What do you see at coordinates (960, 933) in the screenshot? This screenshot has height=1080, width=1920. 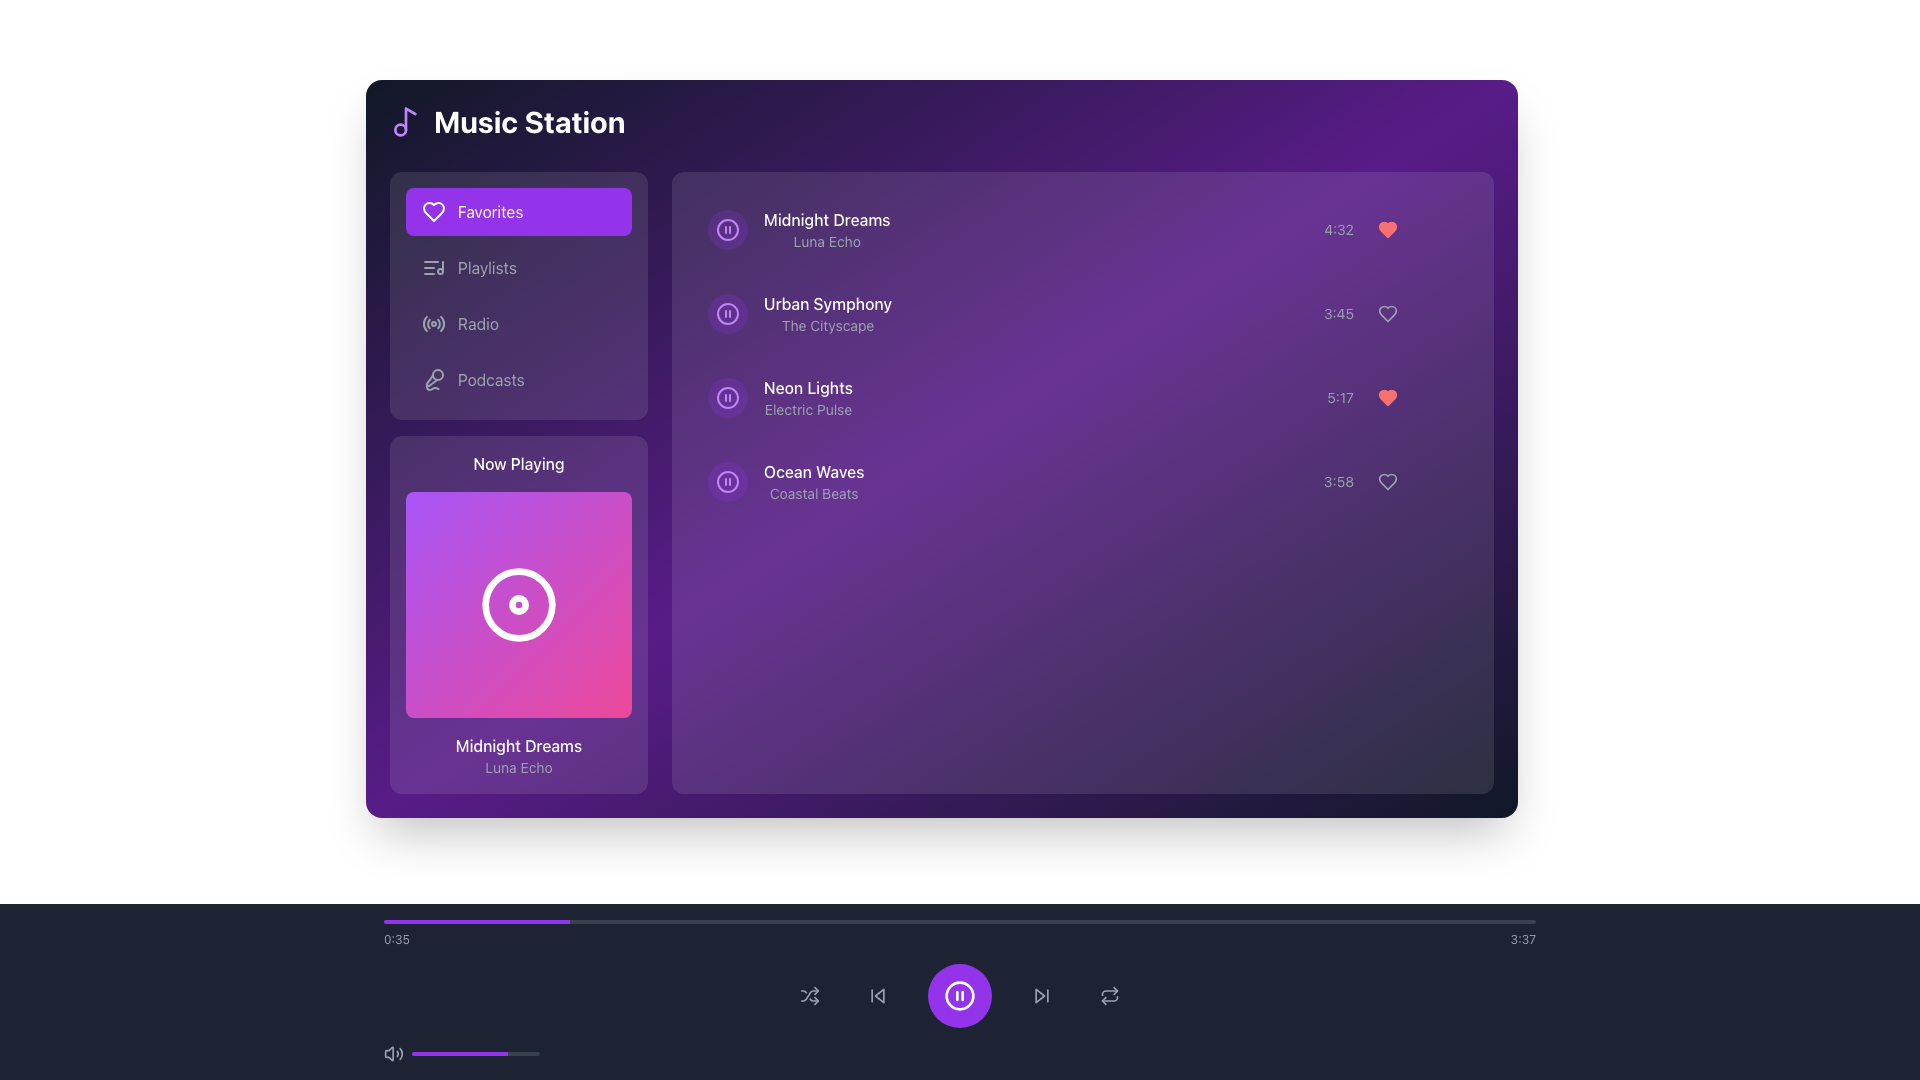 I see `the progress bar at the bottom of the main application interface` at bounding box center [960, 933].